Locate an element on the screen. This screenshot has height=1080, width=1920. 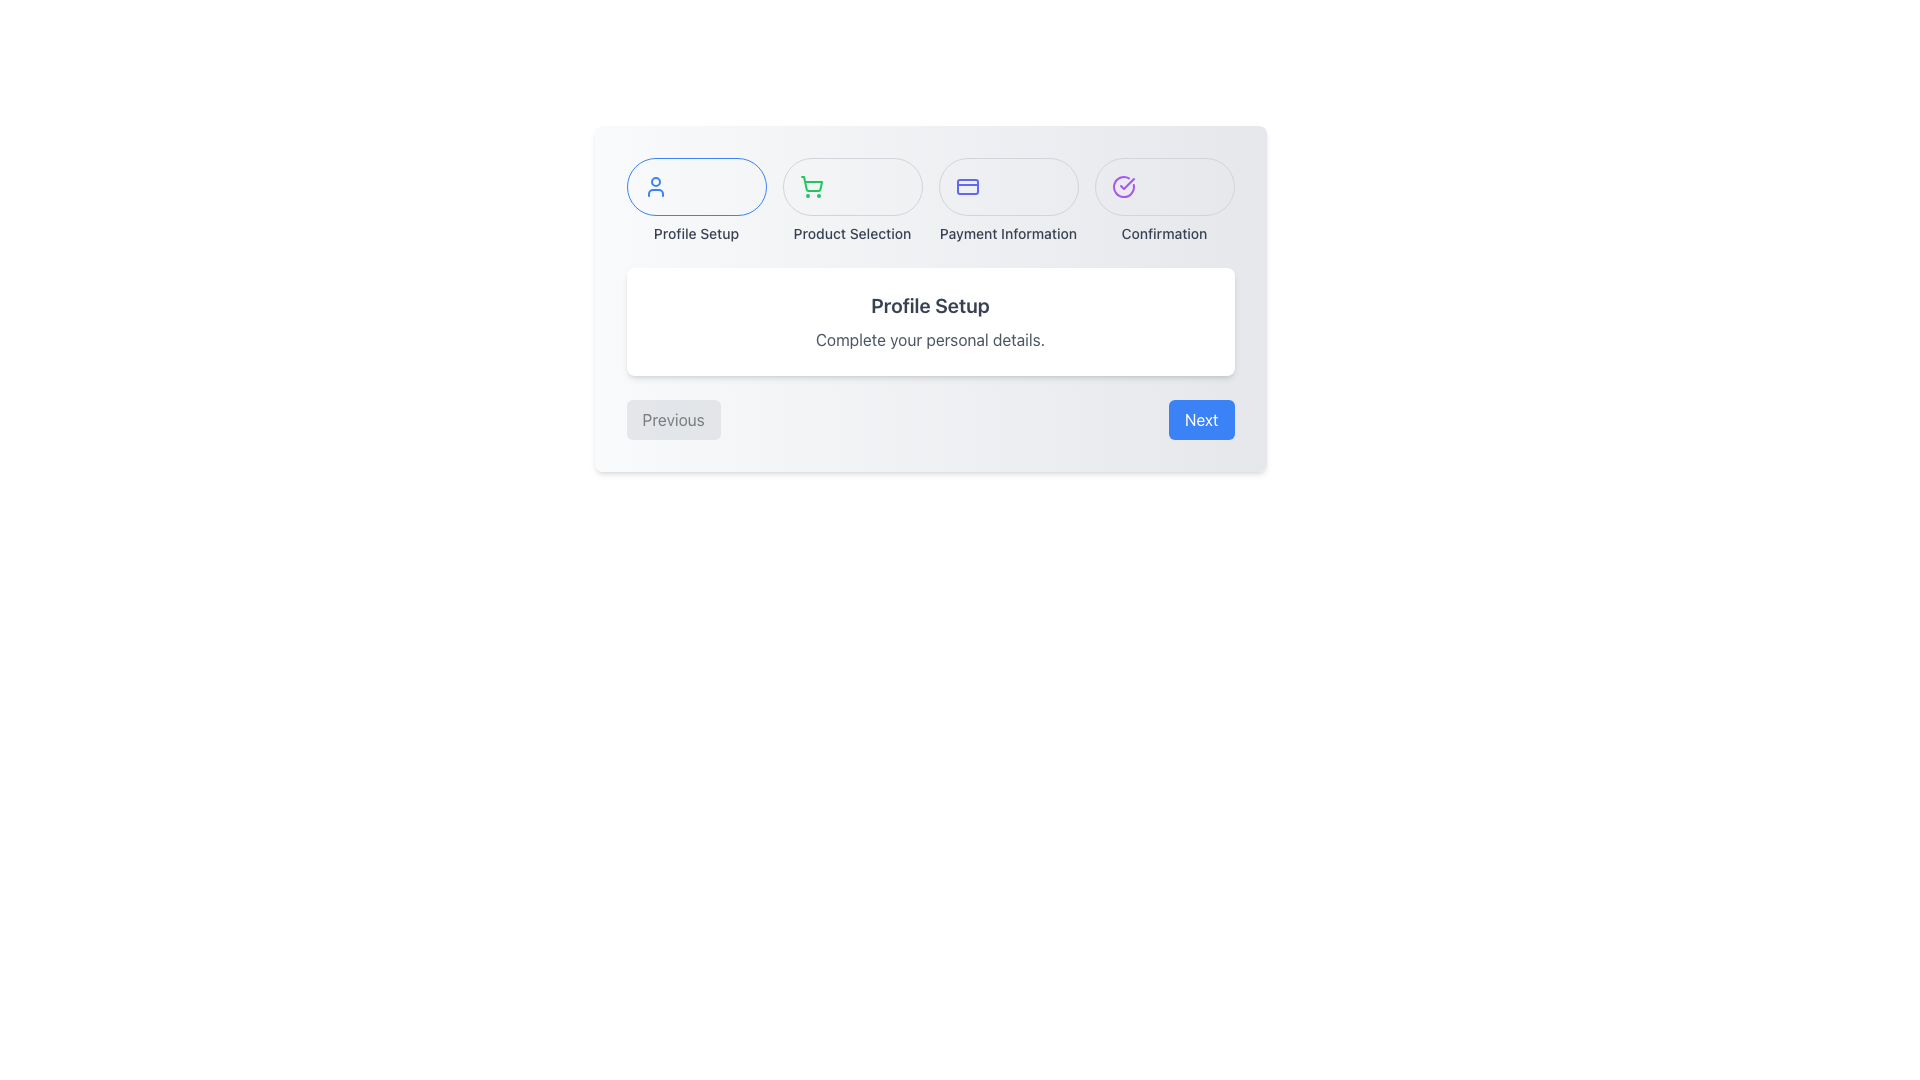
the user profile icon button is located at coordinates (696, 186).